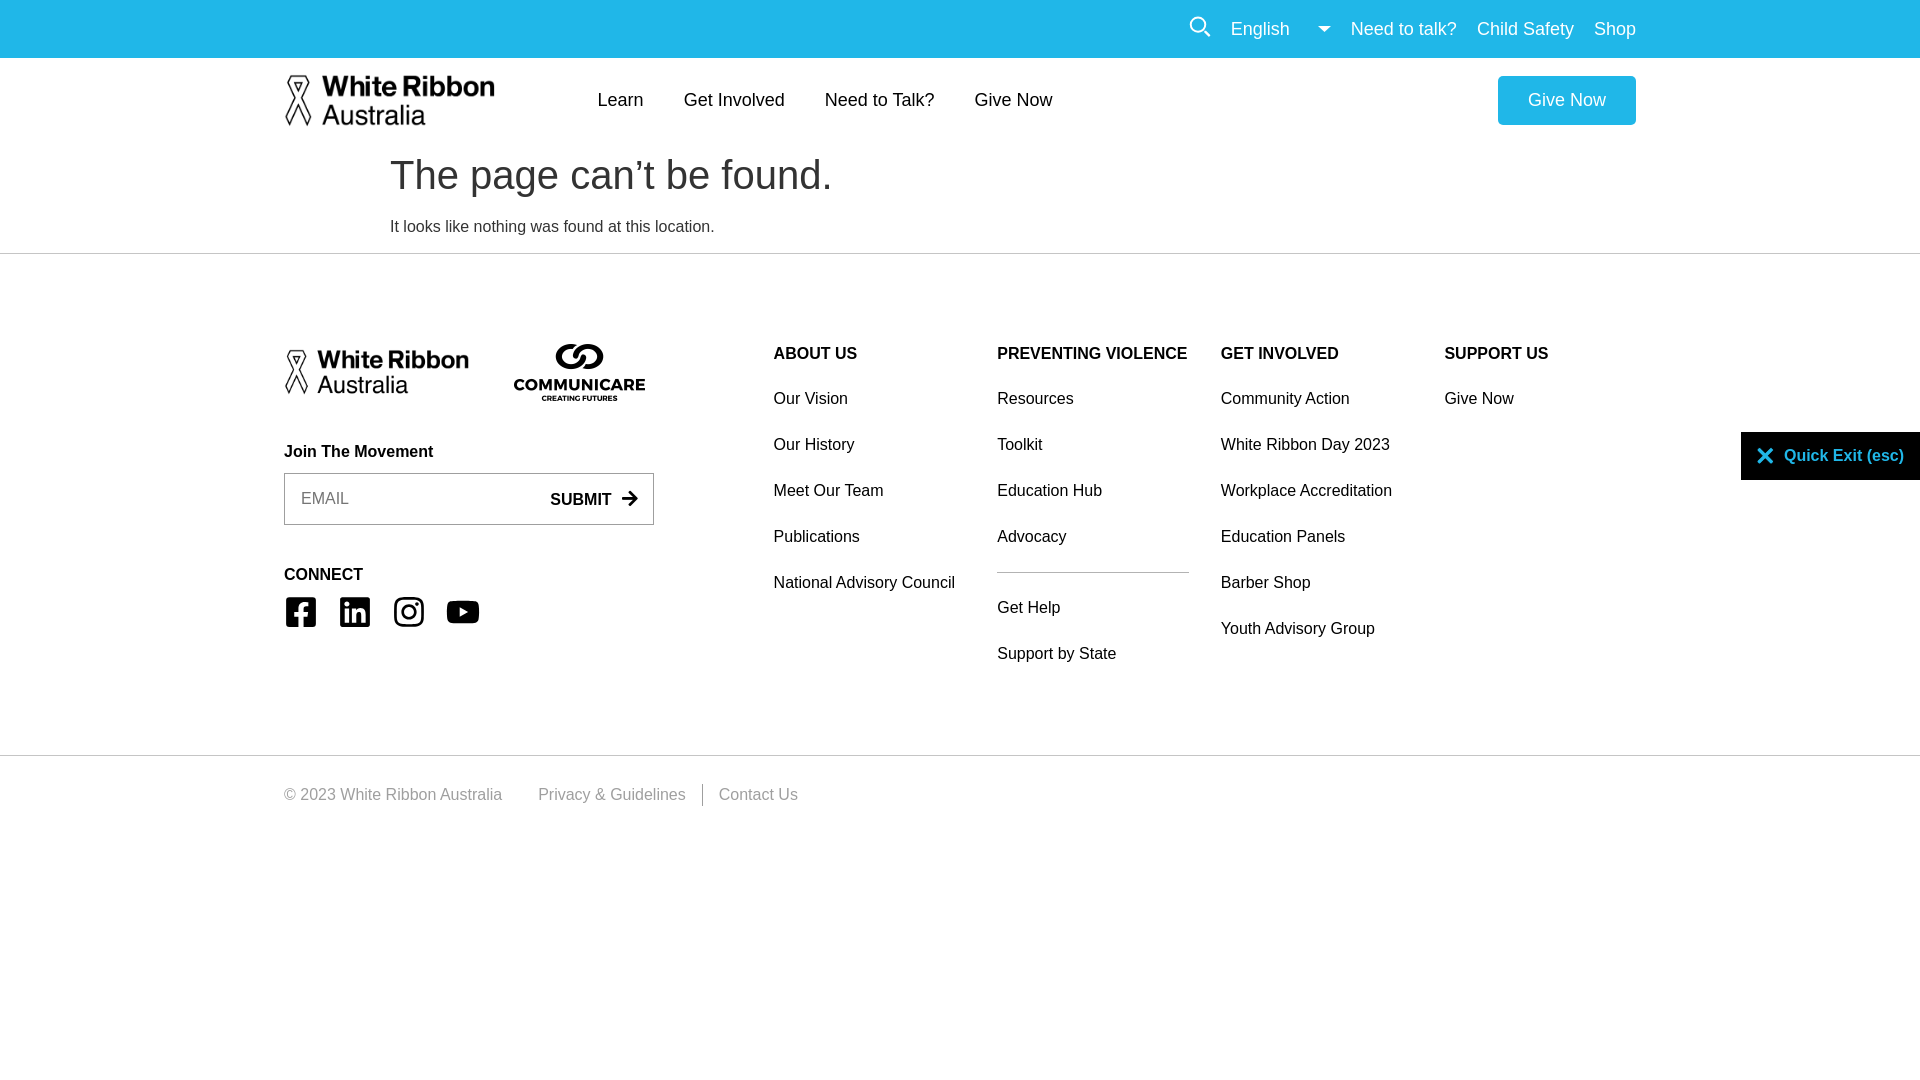  Describe the element at coordinates (1092, 654) in the screenshot. I see `'Support by State'` at that location.